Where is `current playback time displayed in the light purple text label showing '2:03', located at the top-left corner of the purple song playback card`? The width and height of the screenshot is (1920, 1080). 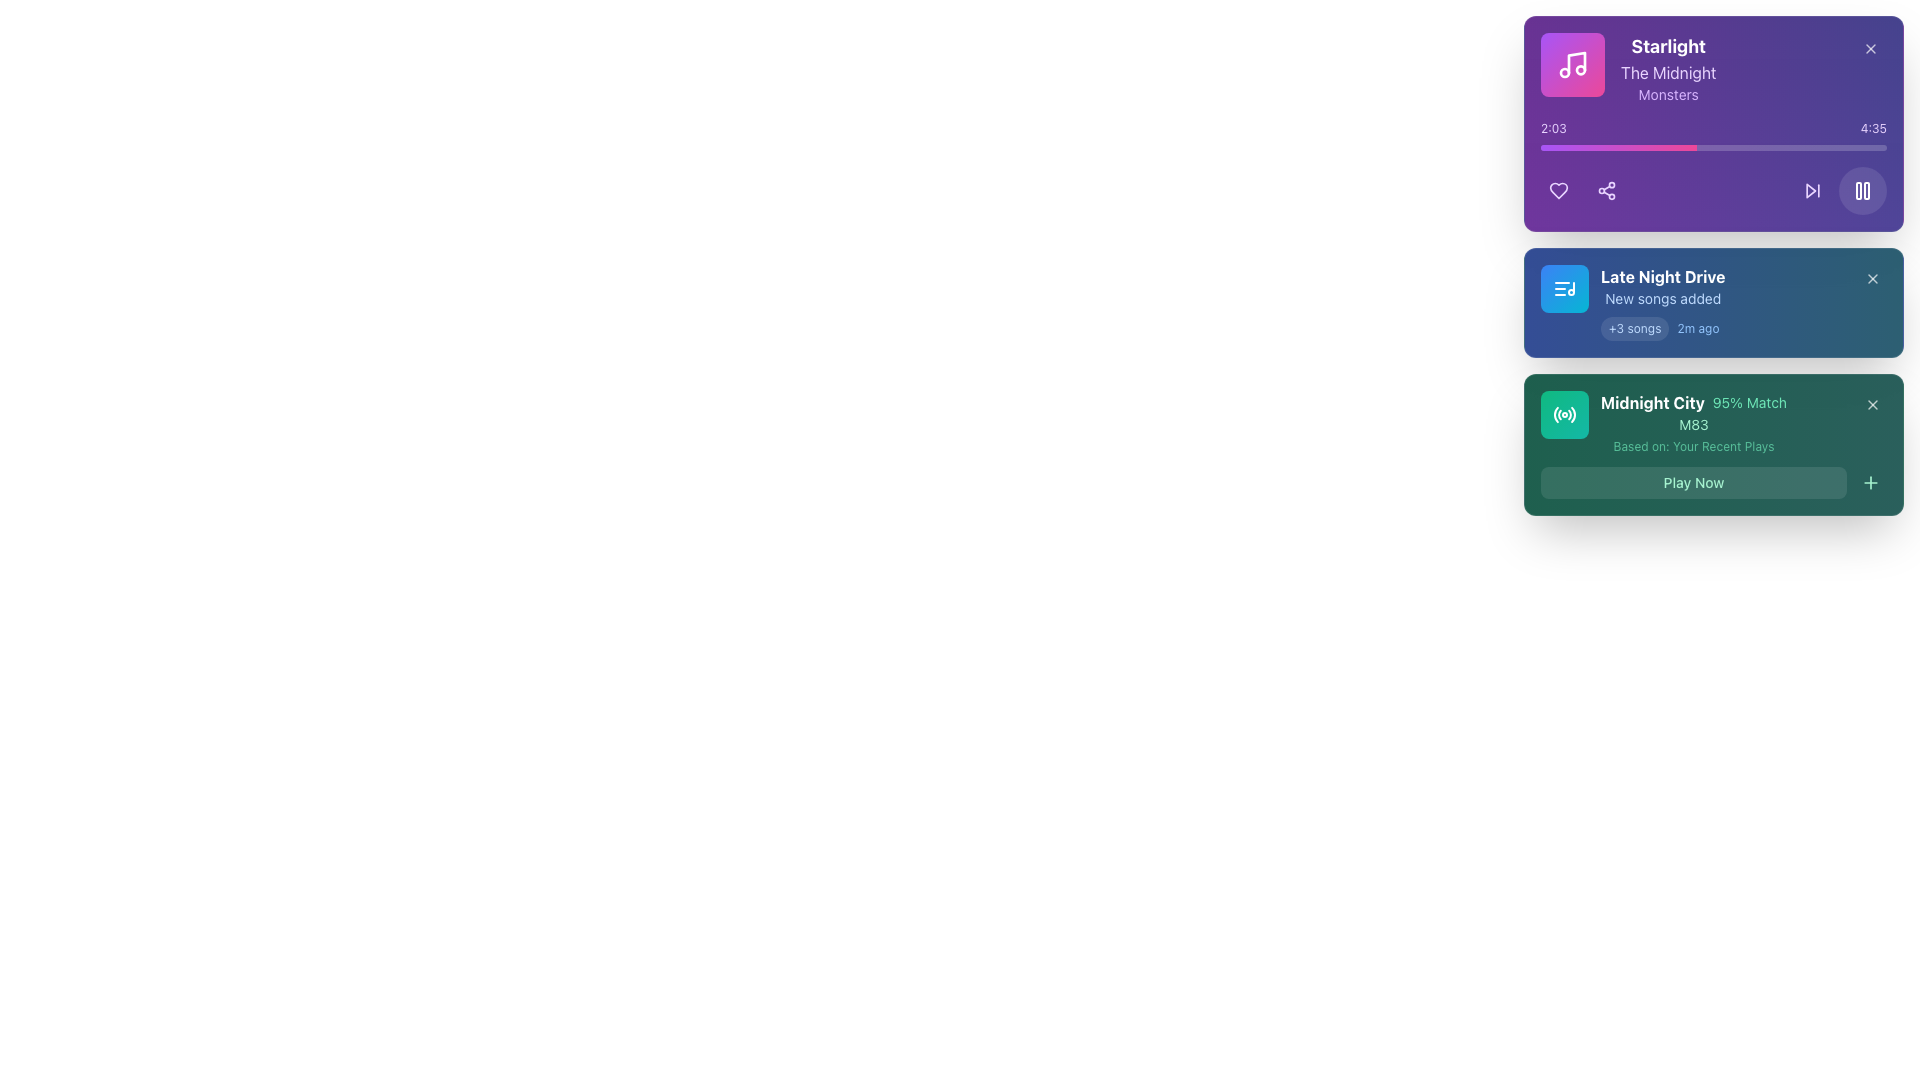
current playback time displayed in the light purple text label showing '2:03', located at the top-left corner of the purple song playback card is located at coordinates (1552, 128).